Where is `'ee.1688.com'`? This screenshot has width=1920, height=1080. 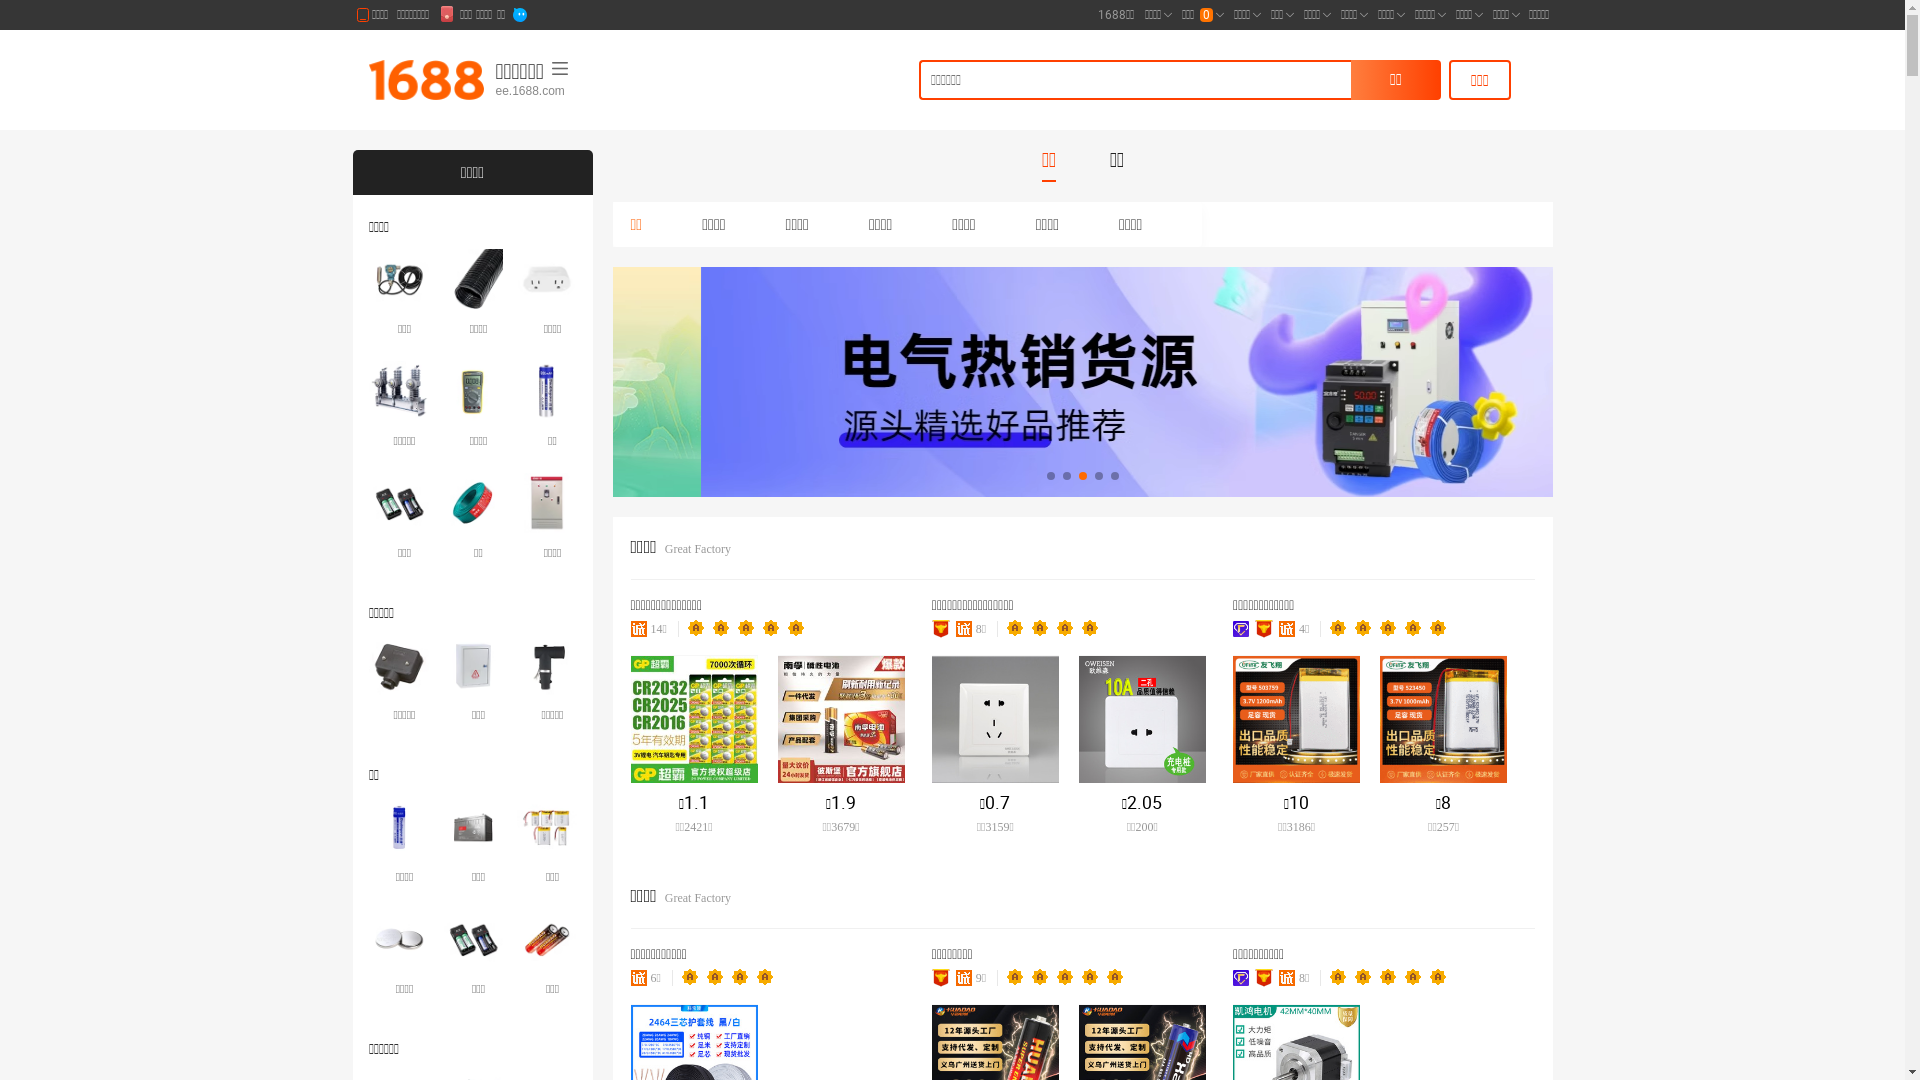
'ee.1688.com' is located at coordinates (594, 91).